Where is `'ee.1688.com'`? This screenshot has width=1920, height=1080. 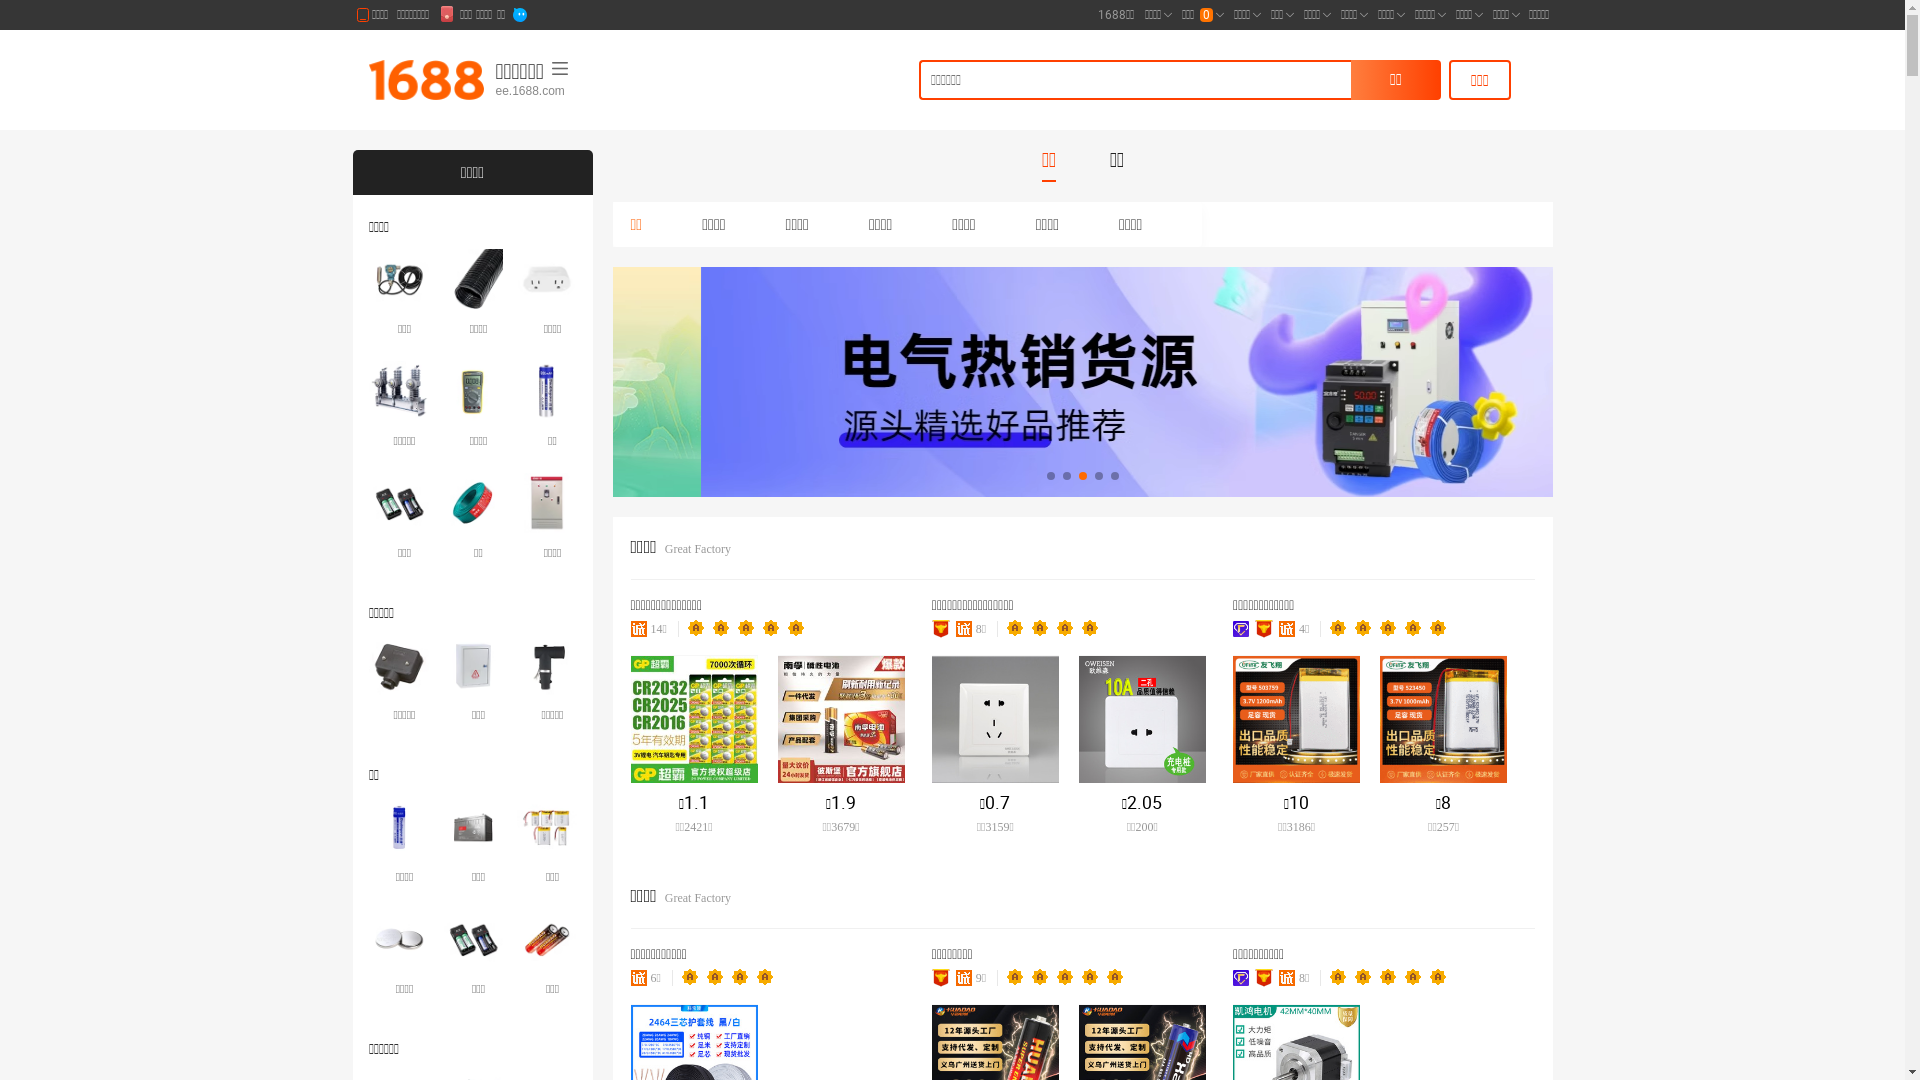
'ee.1688.com' is located at coordinates (594, 91).